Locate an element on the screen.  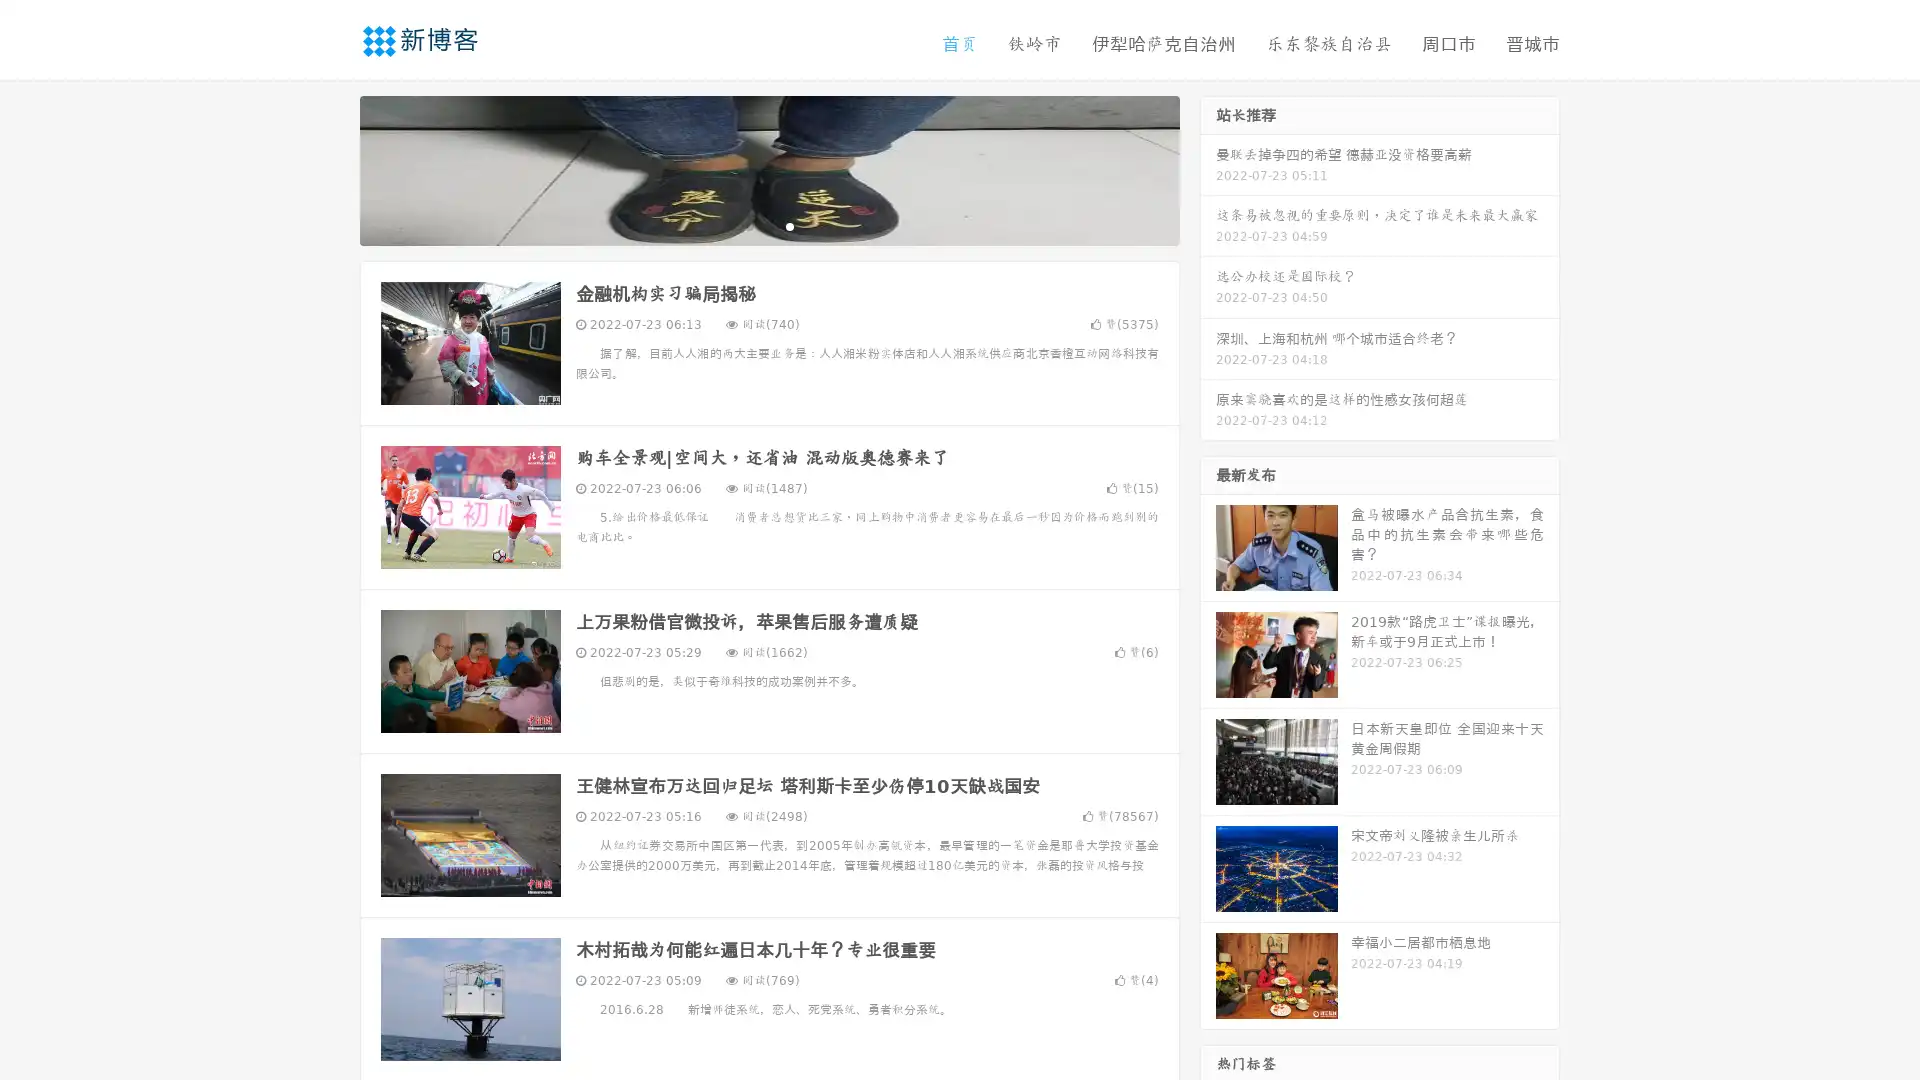
Go to slide 3 is located at coordinates (789, 225).